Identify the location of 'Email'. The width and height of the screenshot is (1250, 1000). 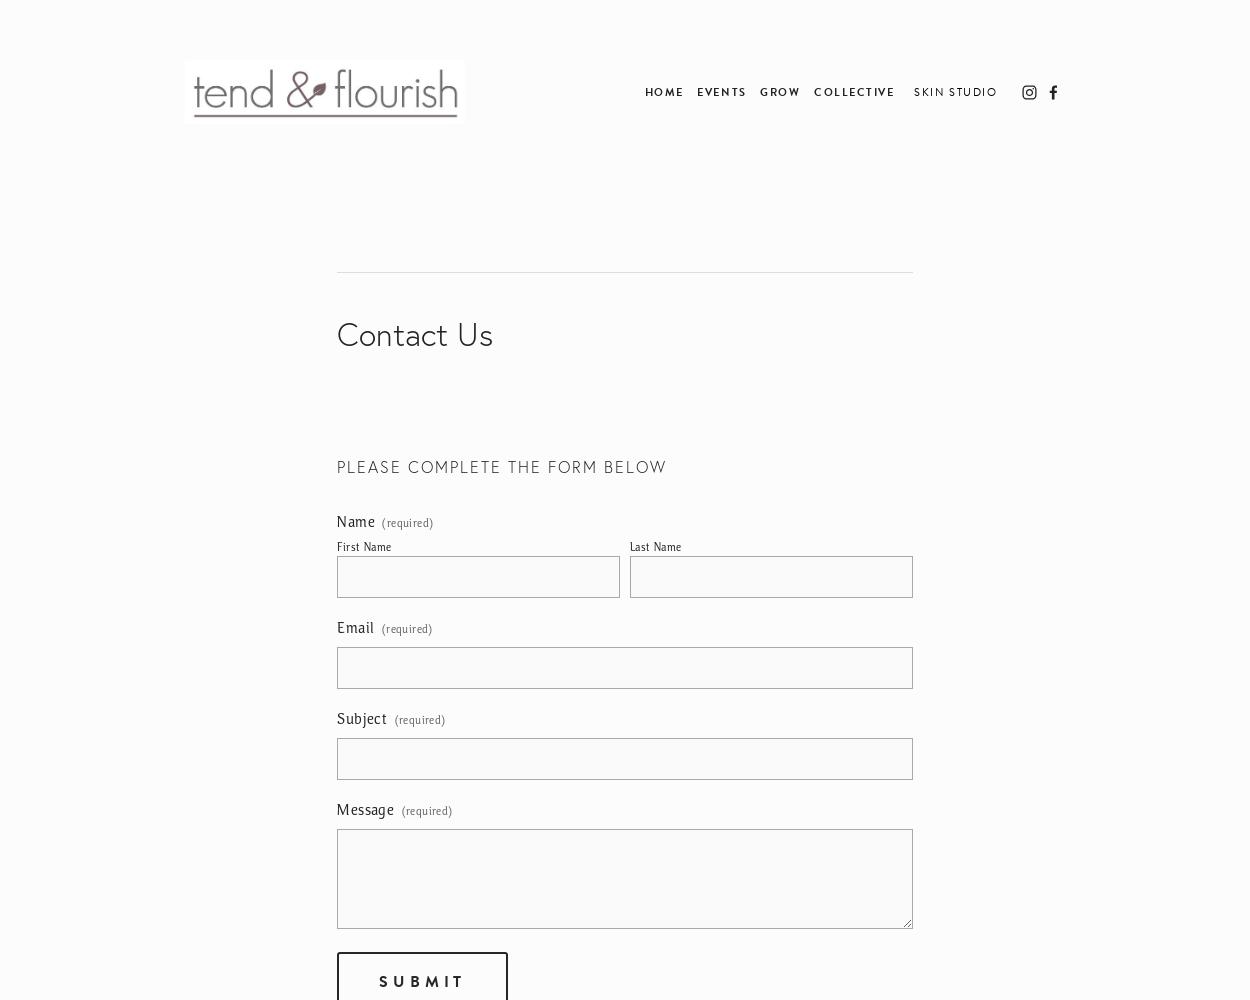
(354, 628).